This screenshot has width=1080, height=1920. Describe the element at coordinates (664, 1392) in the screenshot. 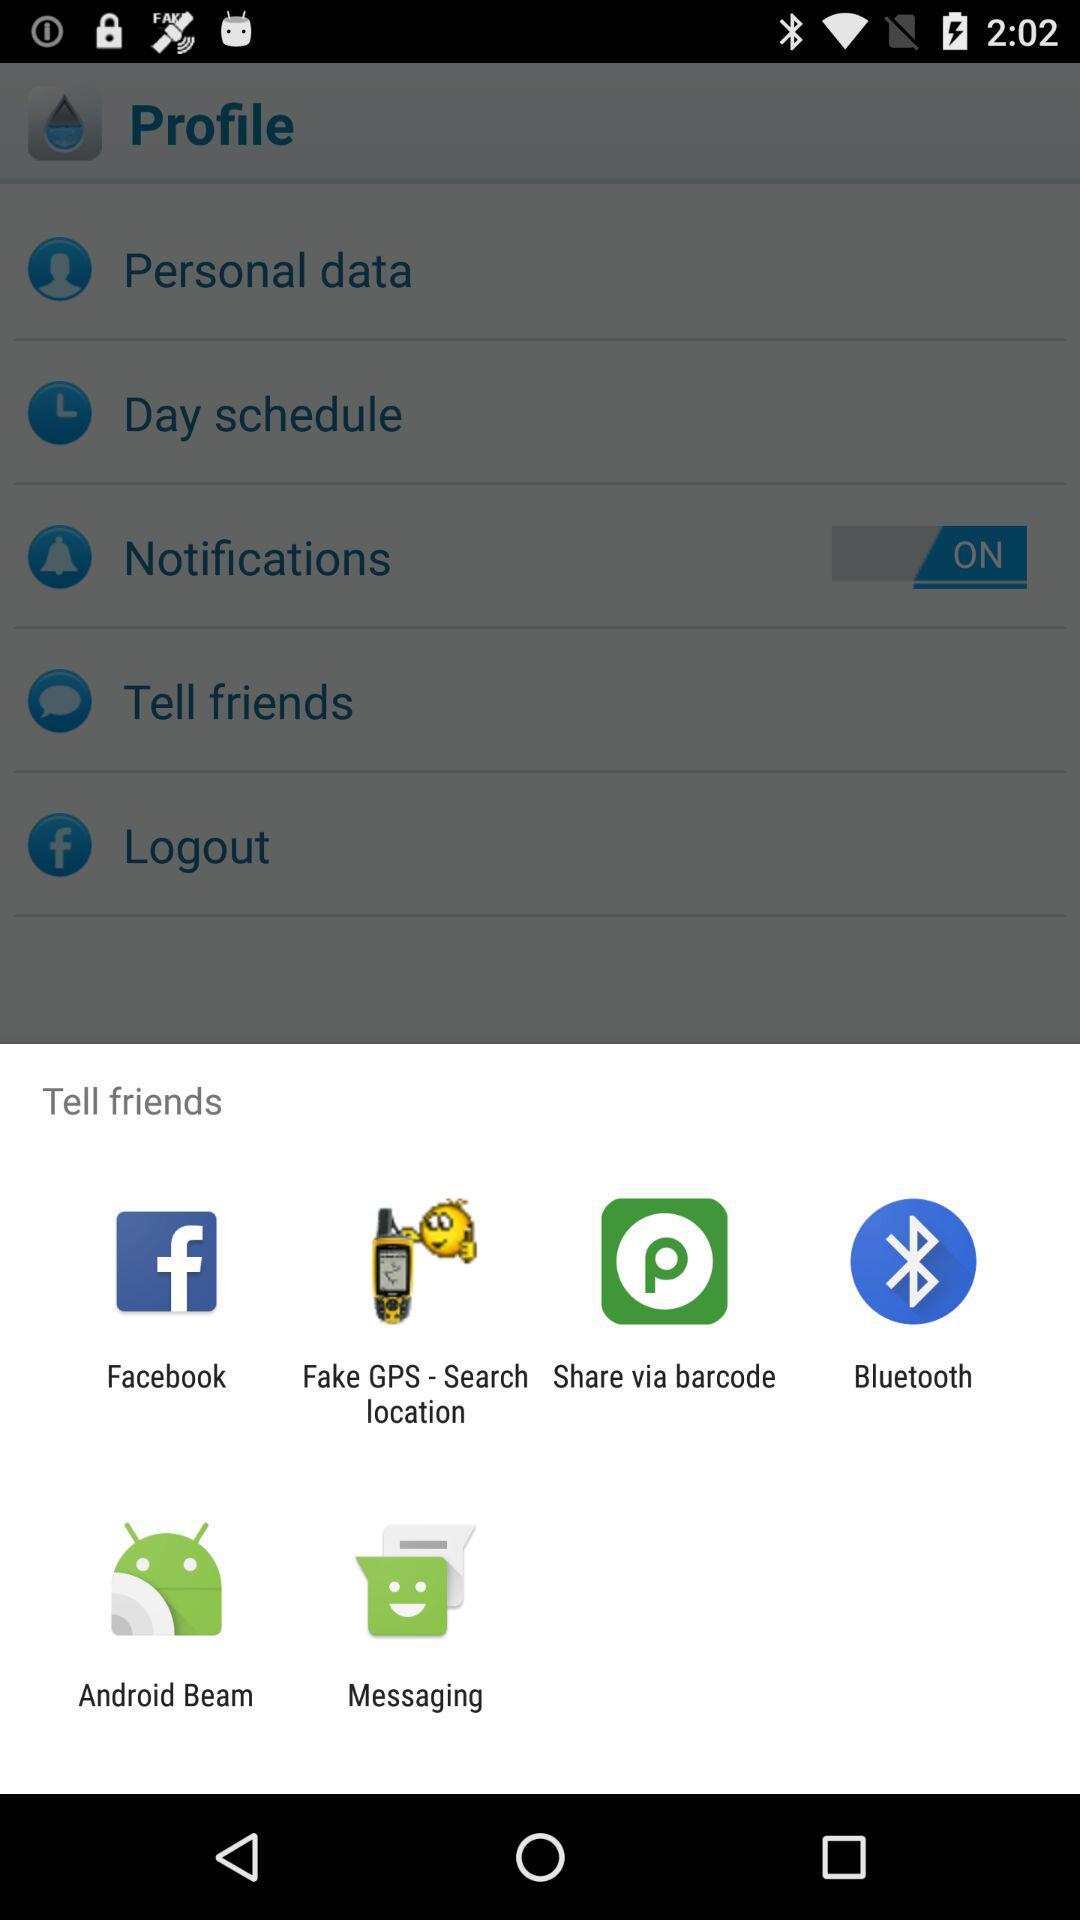

I see `the app to the left of the bluetooth app` at that location.